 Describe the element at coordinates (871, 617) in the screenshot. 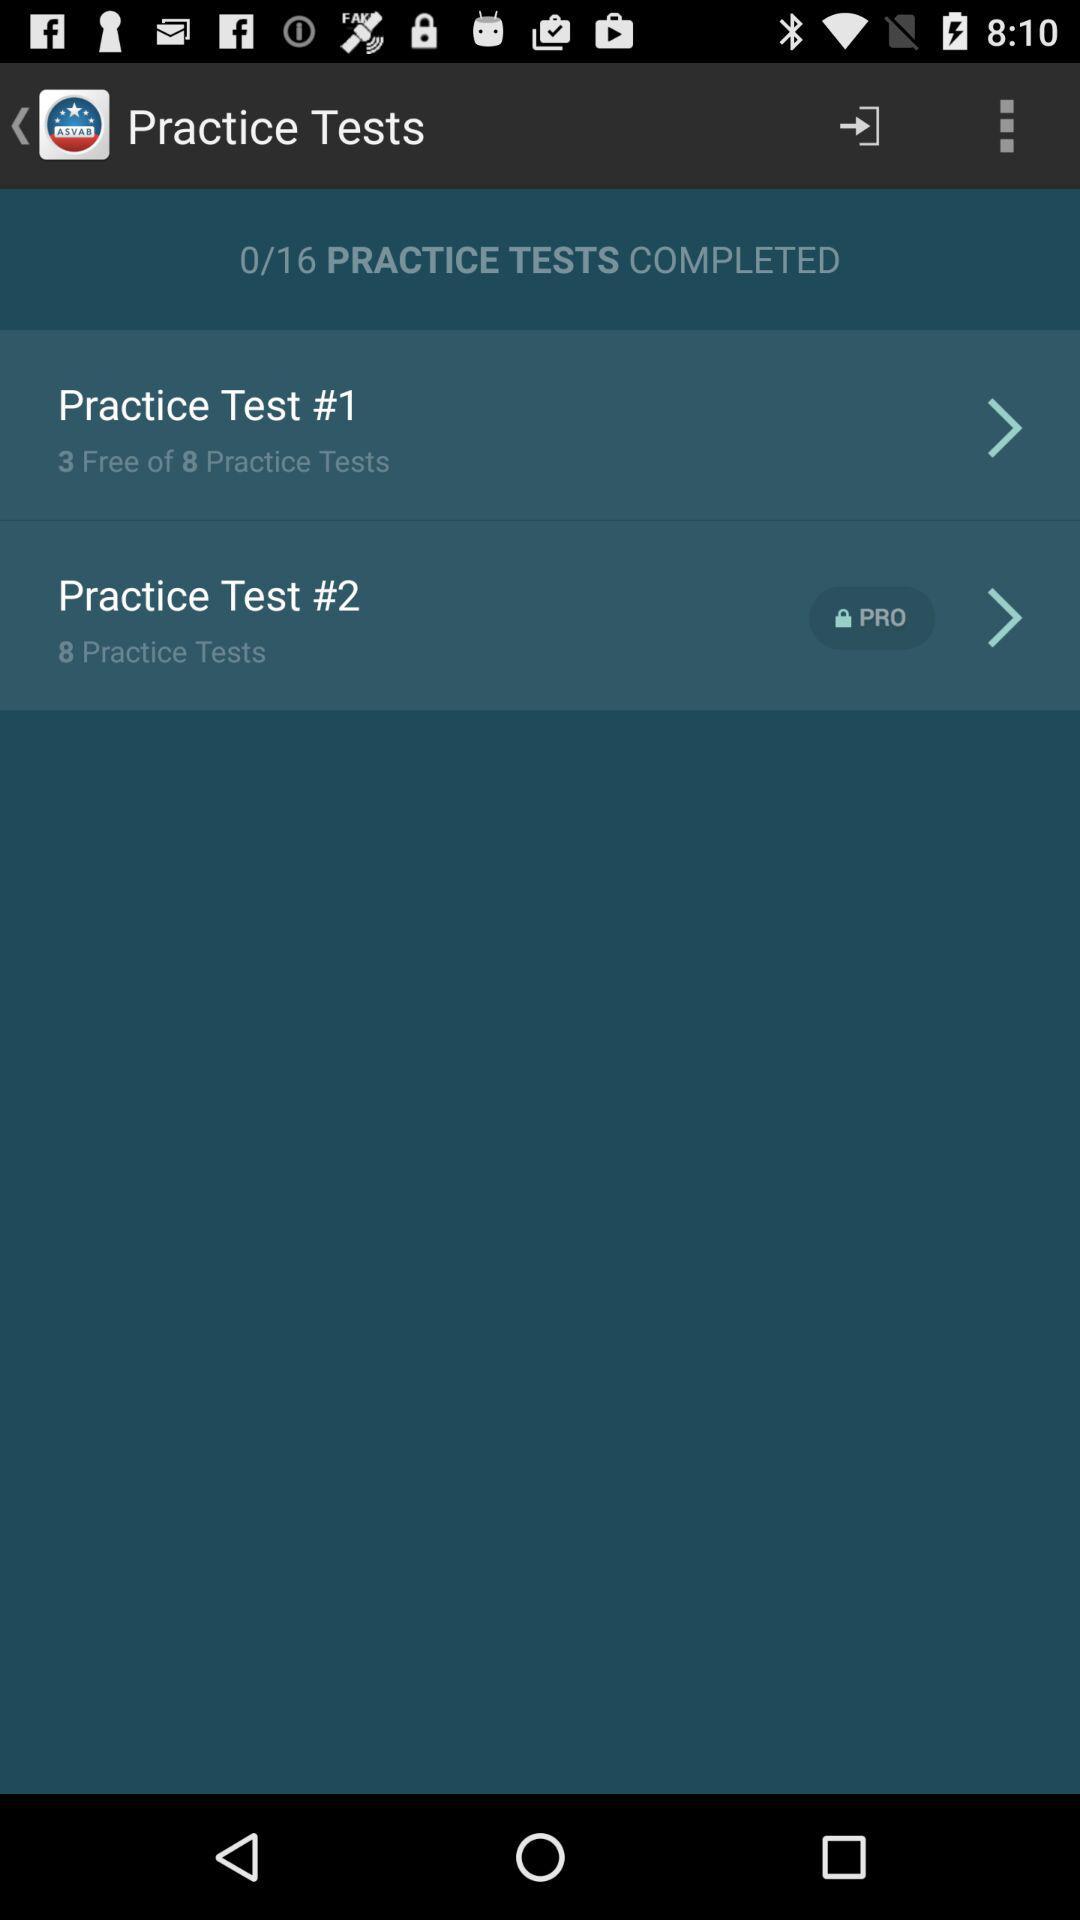

I see `app to the right of the practice test #2 icon` at that location.